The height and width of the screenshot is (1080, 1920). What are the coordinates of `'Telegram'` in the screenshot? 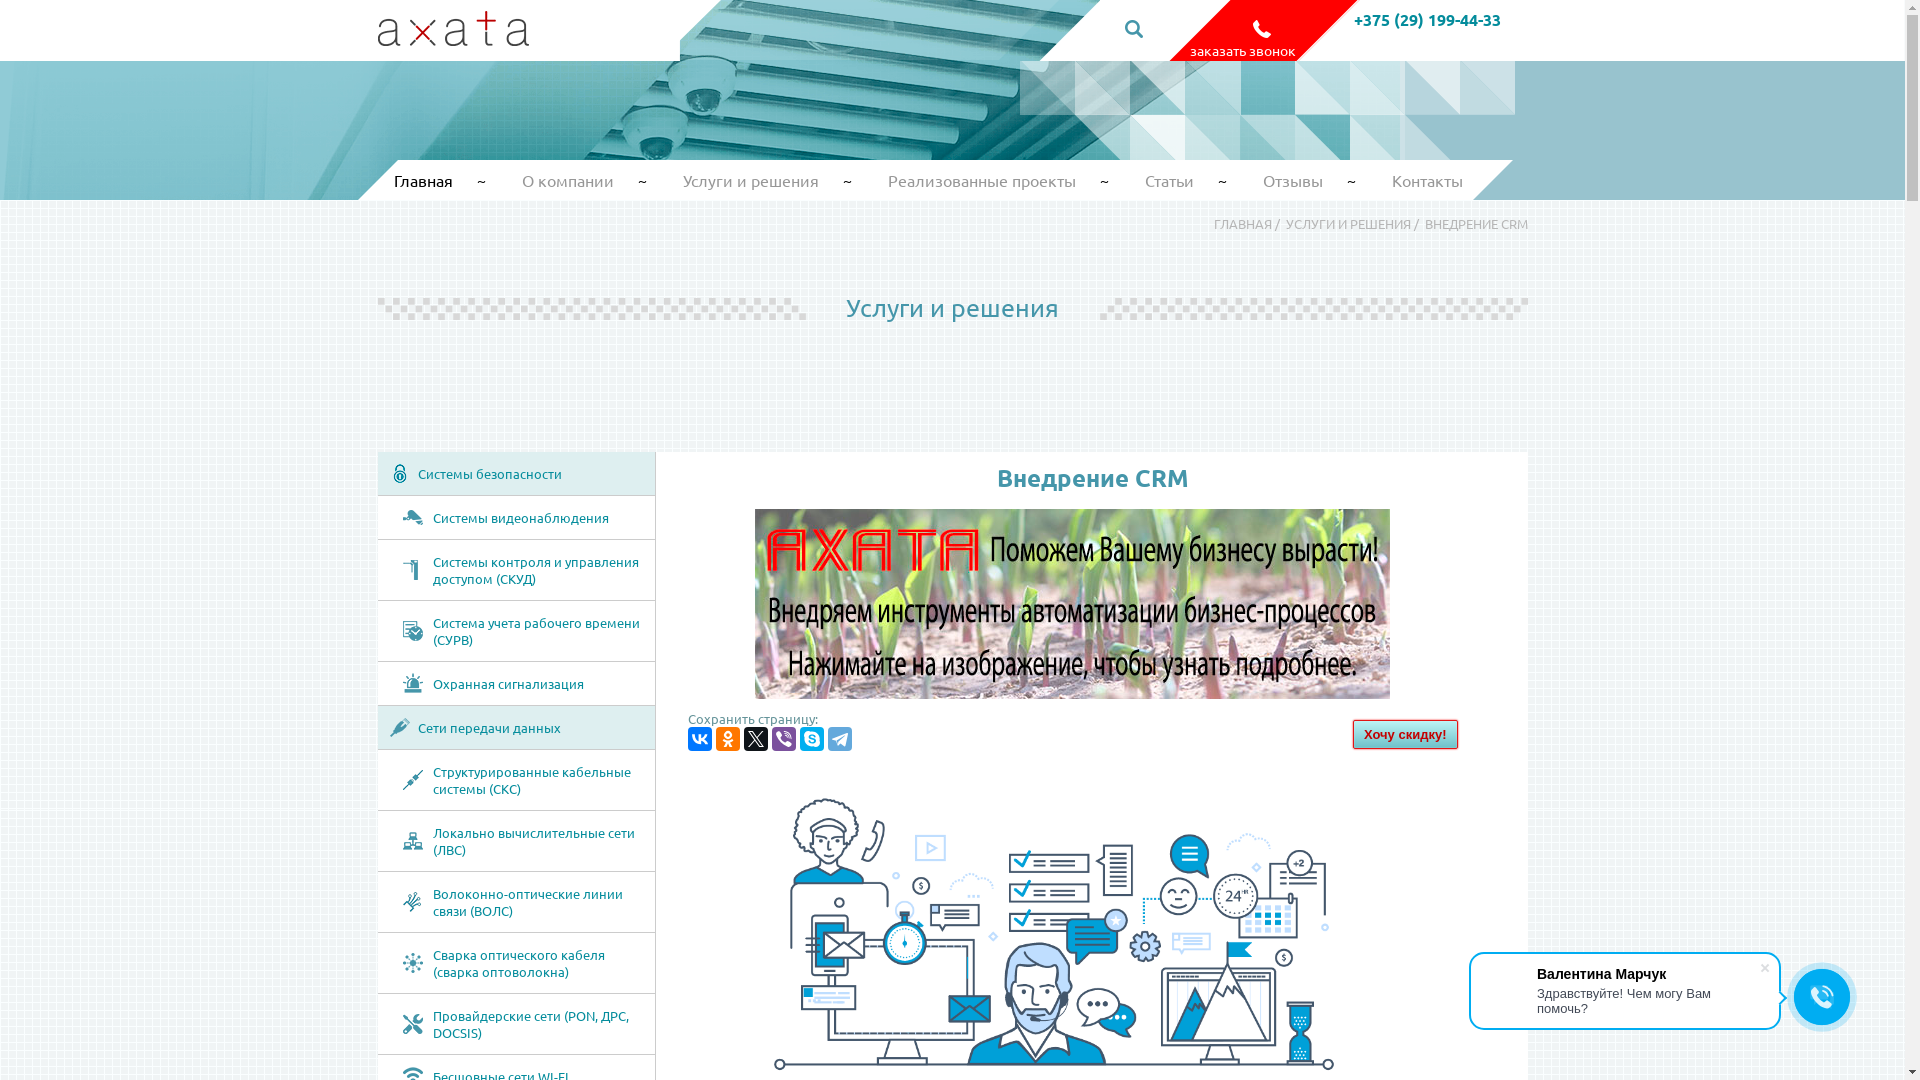 It's located at (840, 739).